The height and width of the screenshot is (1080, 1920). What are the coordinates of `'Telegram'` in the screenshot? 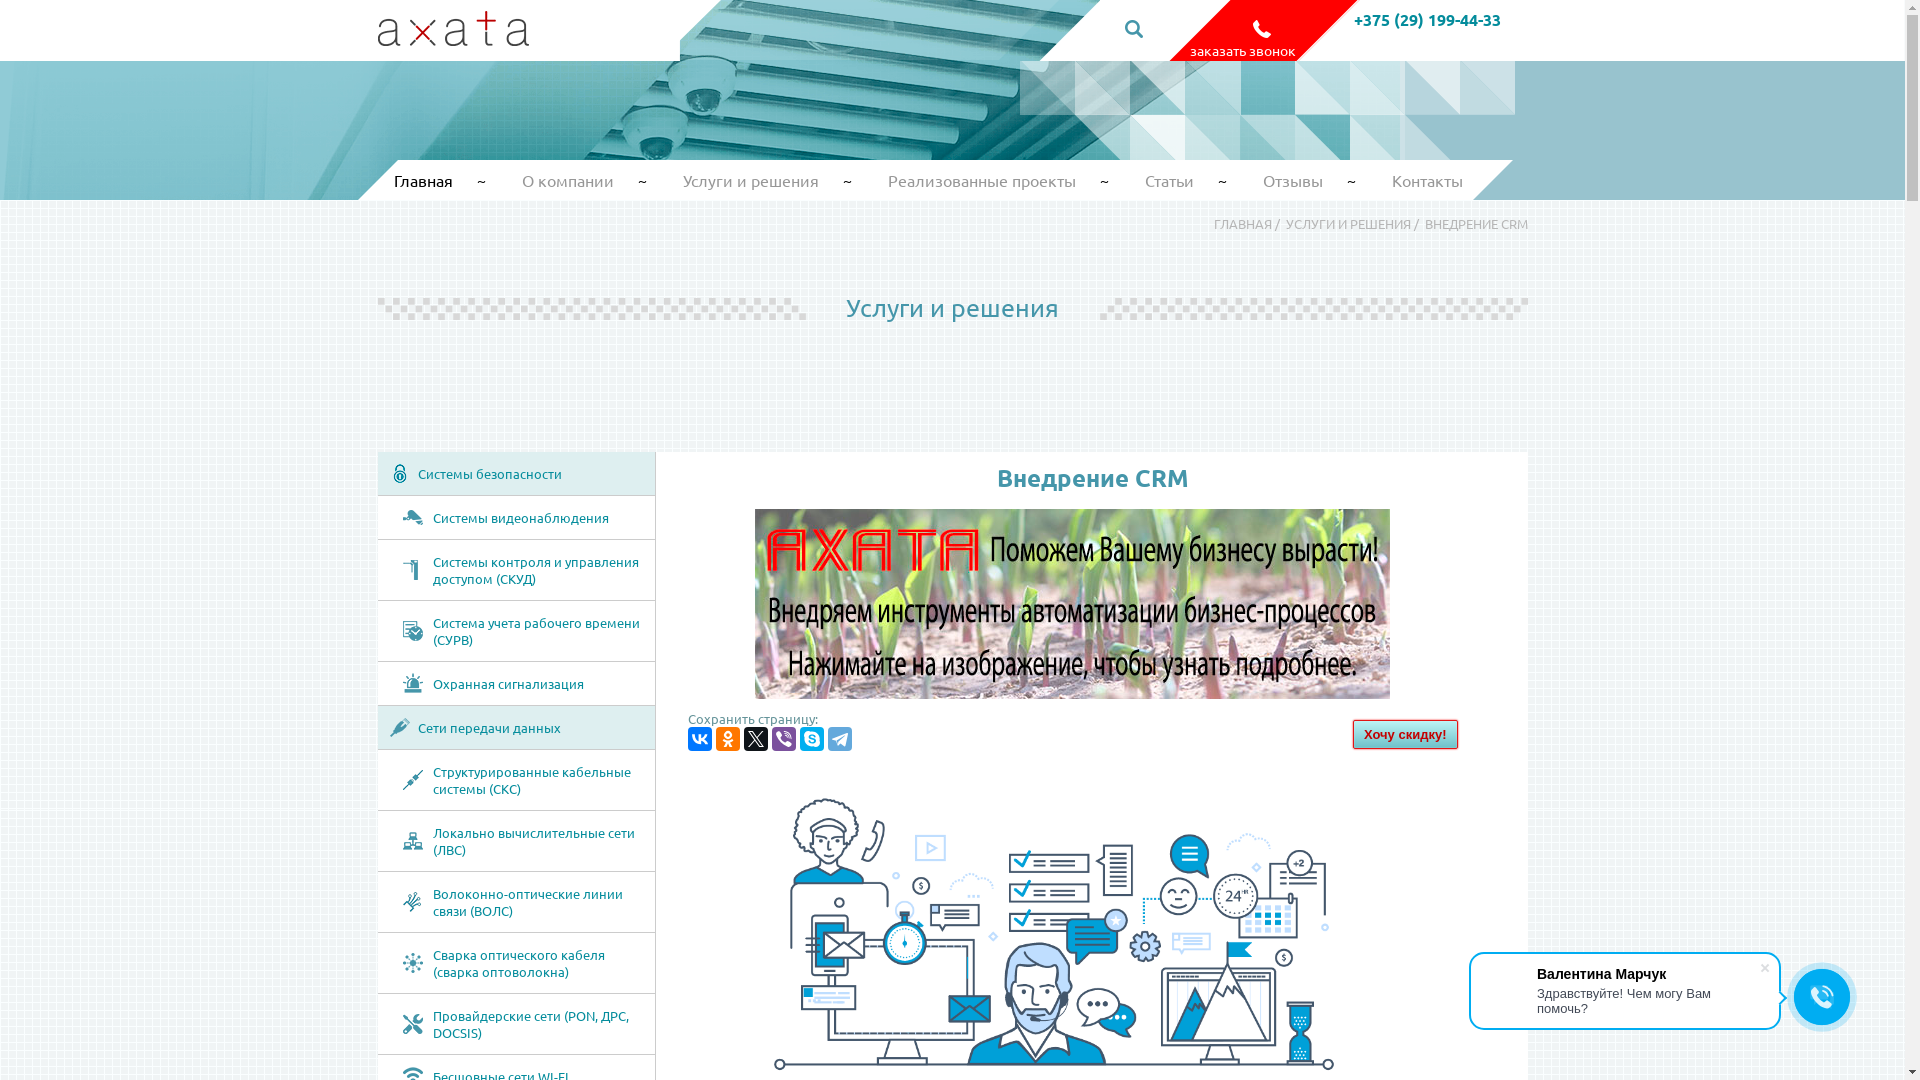 It's located at (840, 739).